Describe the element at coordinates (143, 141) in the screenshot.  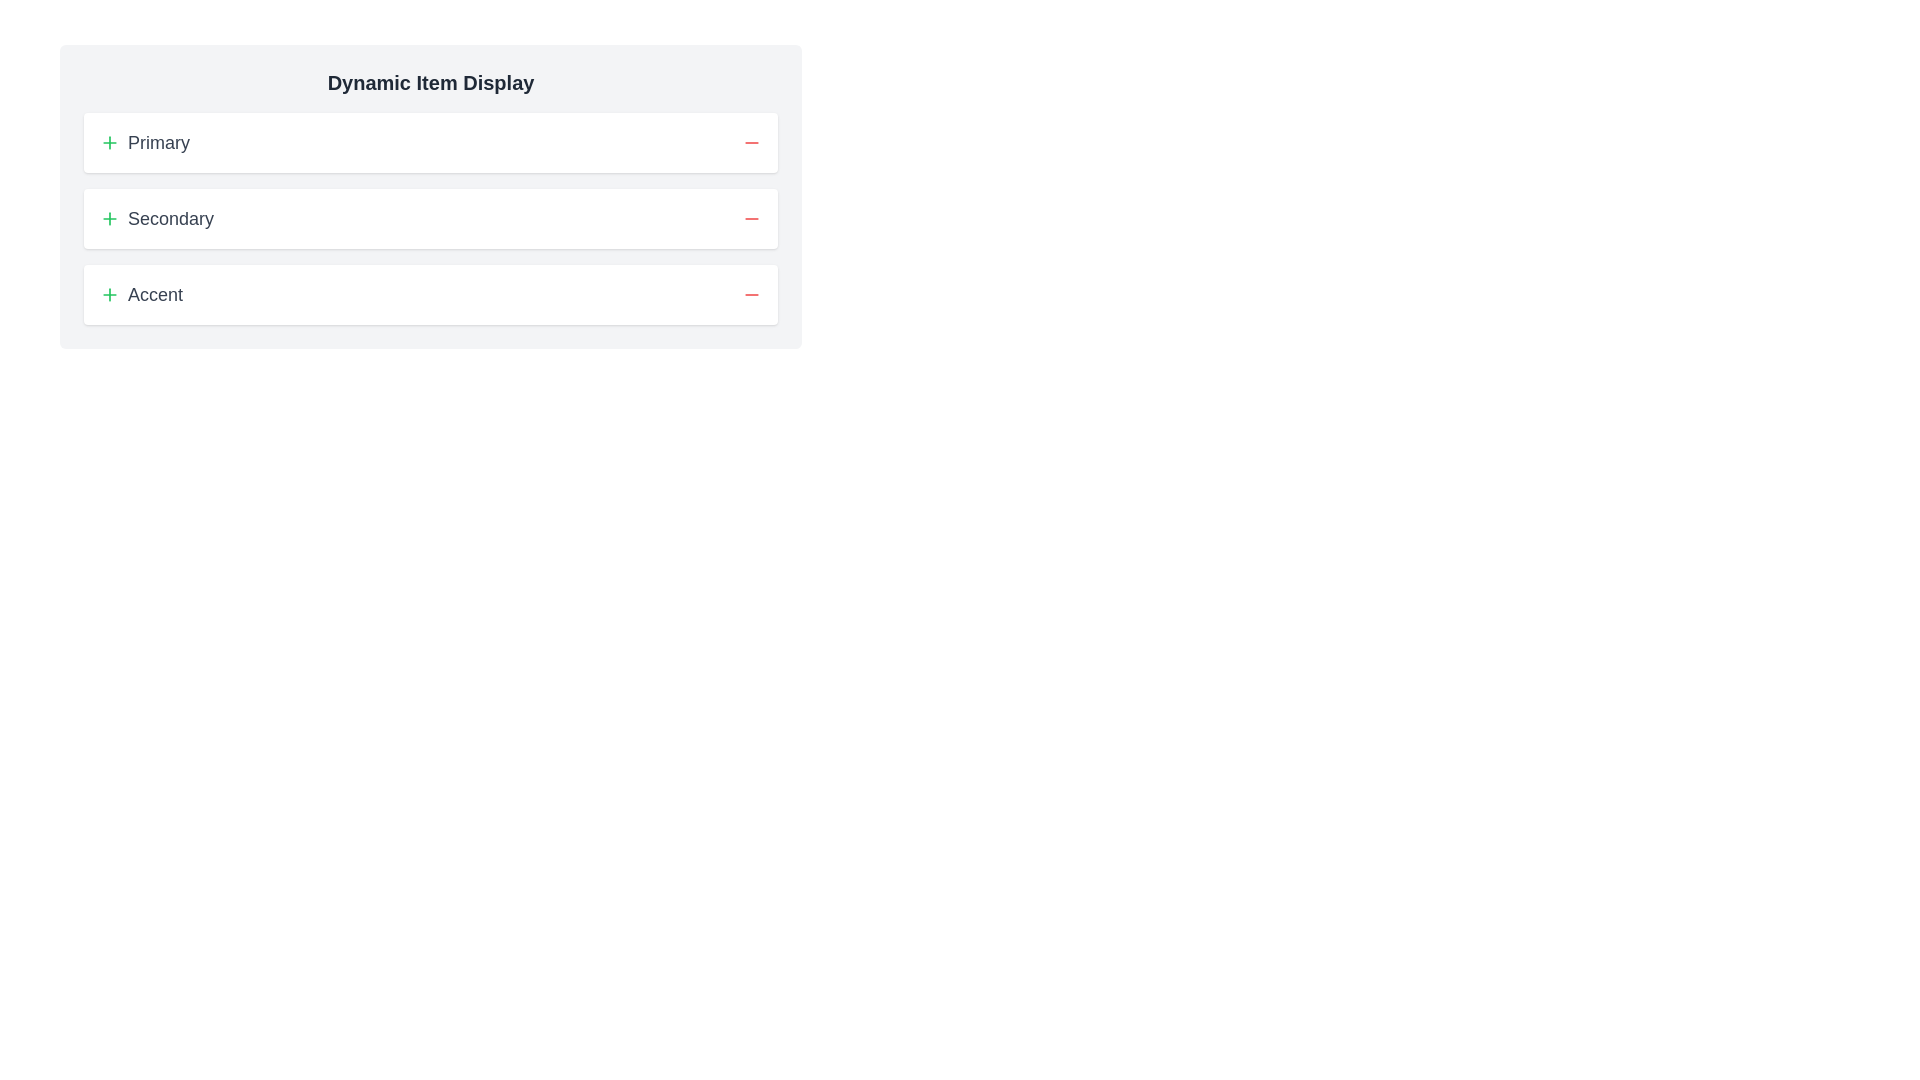
I see `the 'Primary' label with a green '+' icon to highlight its section or category` at that location.